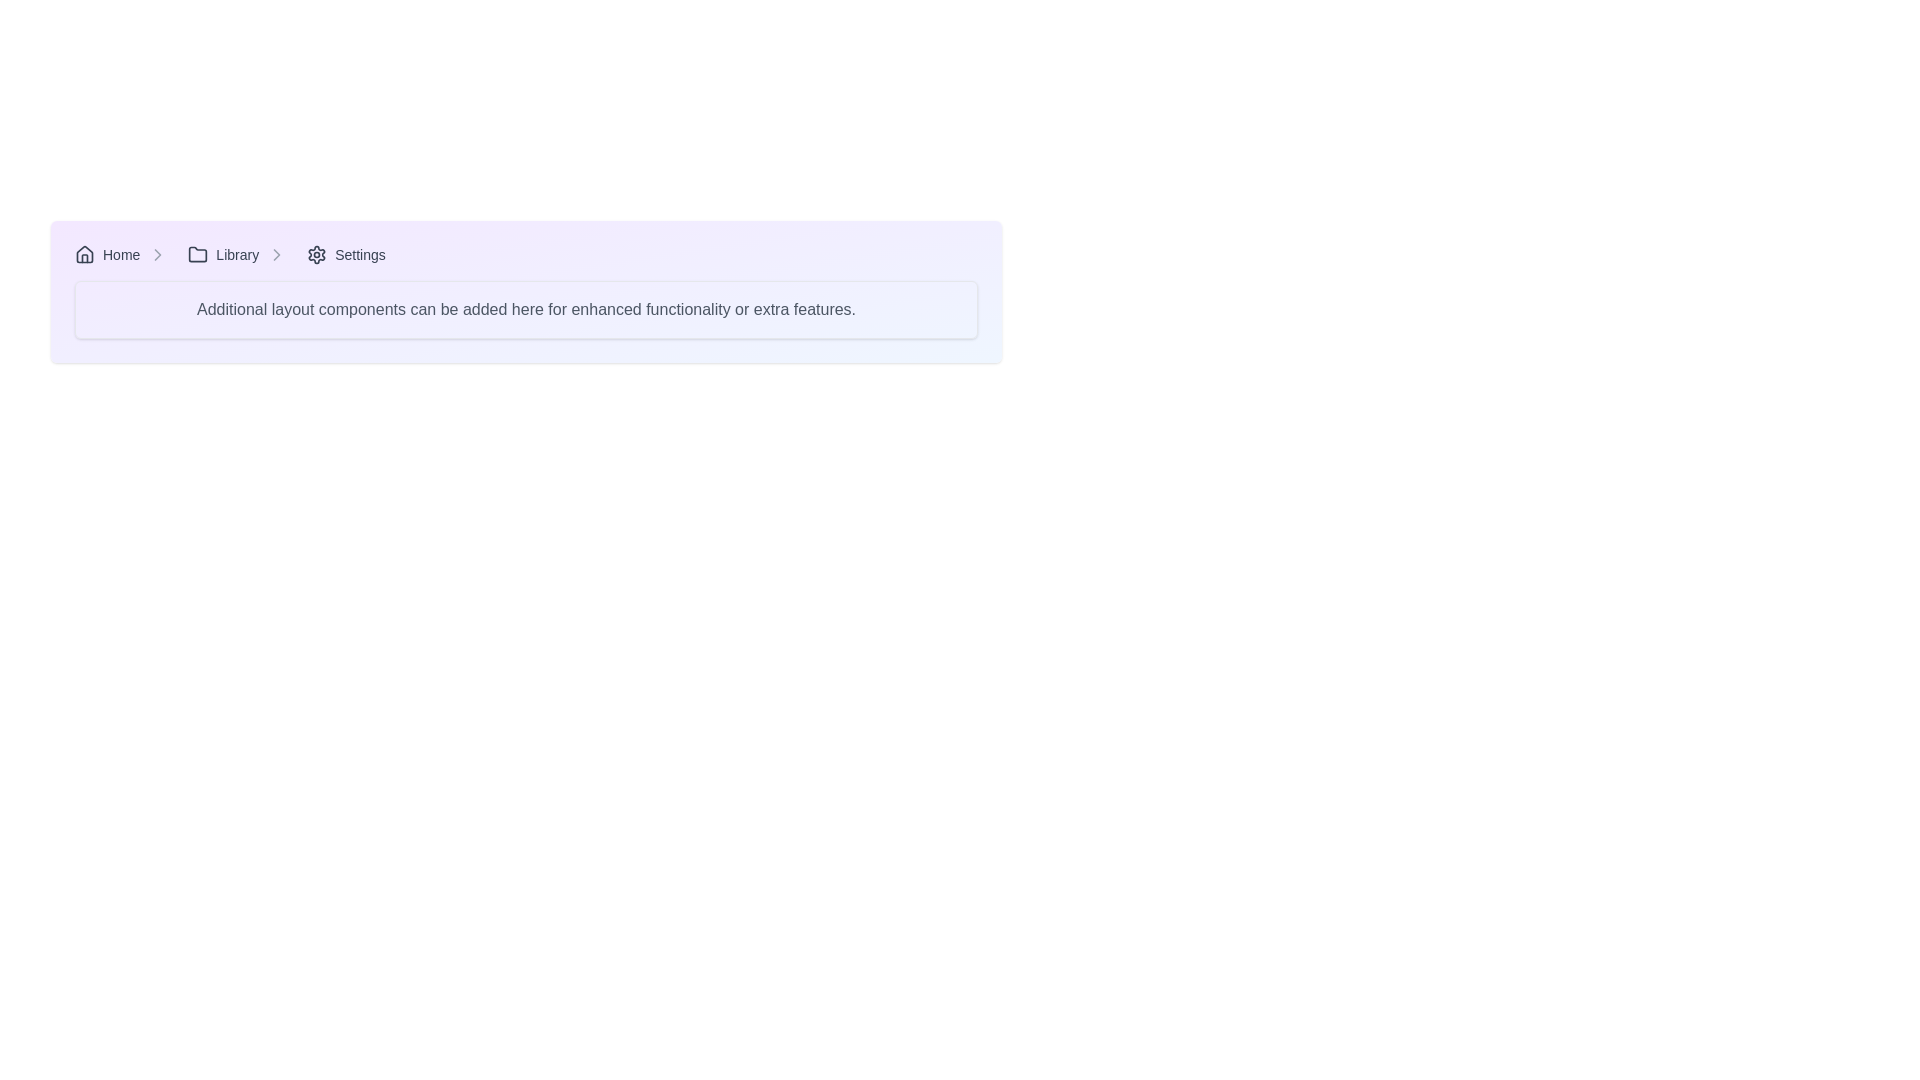 The height and width of the screenshot is (1080, 1920). I want to click on the decorative SVG graphical element representing the roof of the house icon in the navigation bar, located to the far-left before the 'Home' text, so click(84, 253).